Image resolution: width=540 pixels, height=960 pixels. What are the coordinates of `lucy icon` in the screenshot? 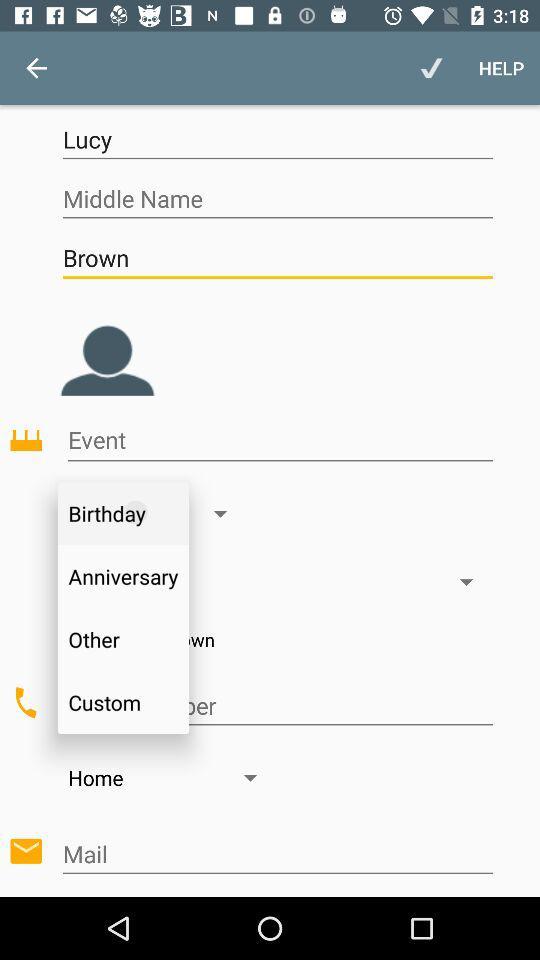 It's located at (276, 138).